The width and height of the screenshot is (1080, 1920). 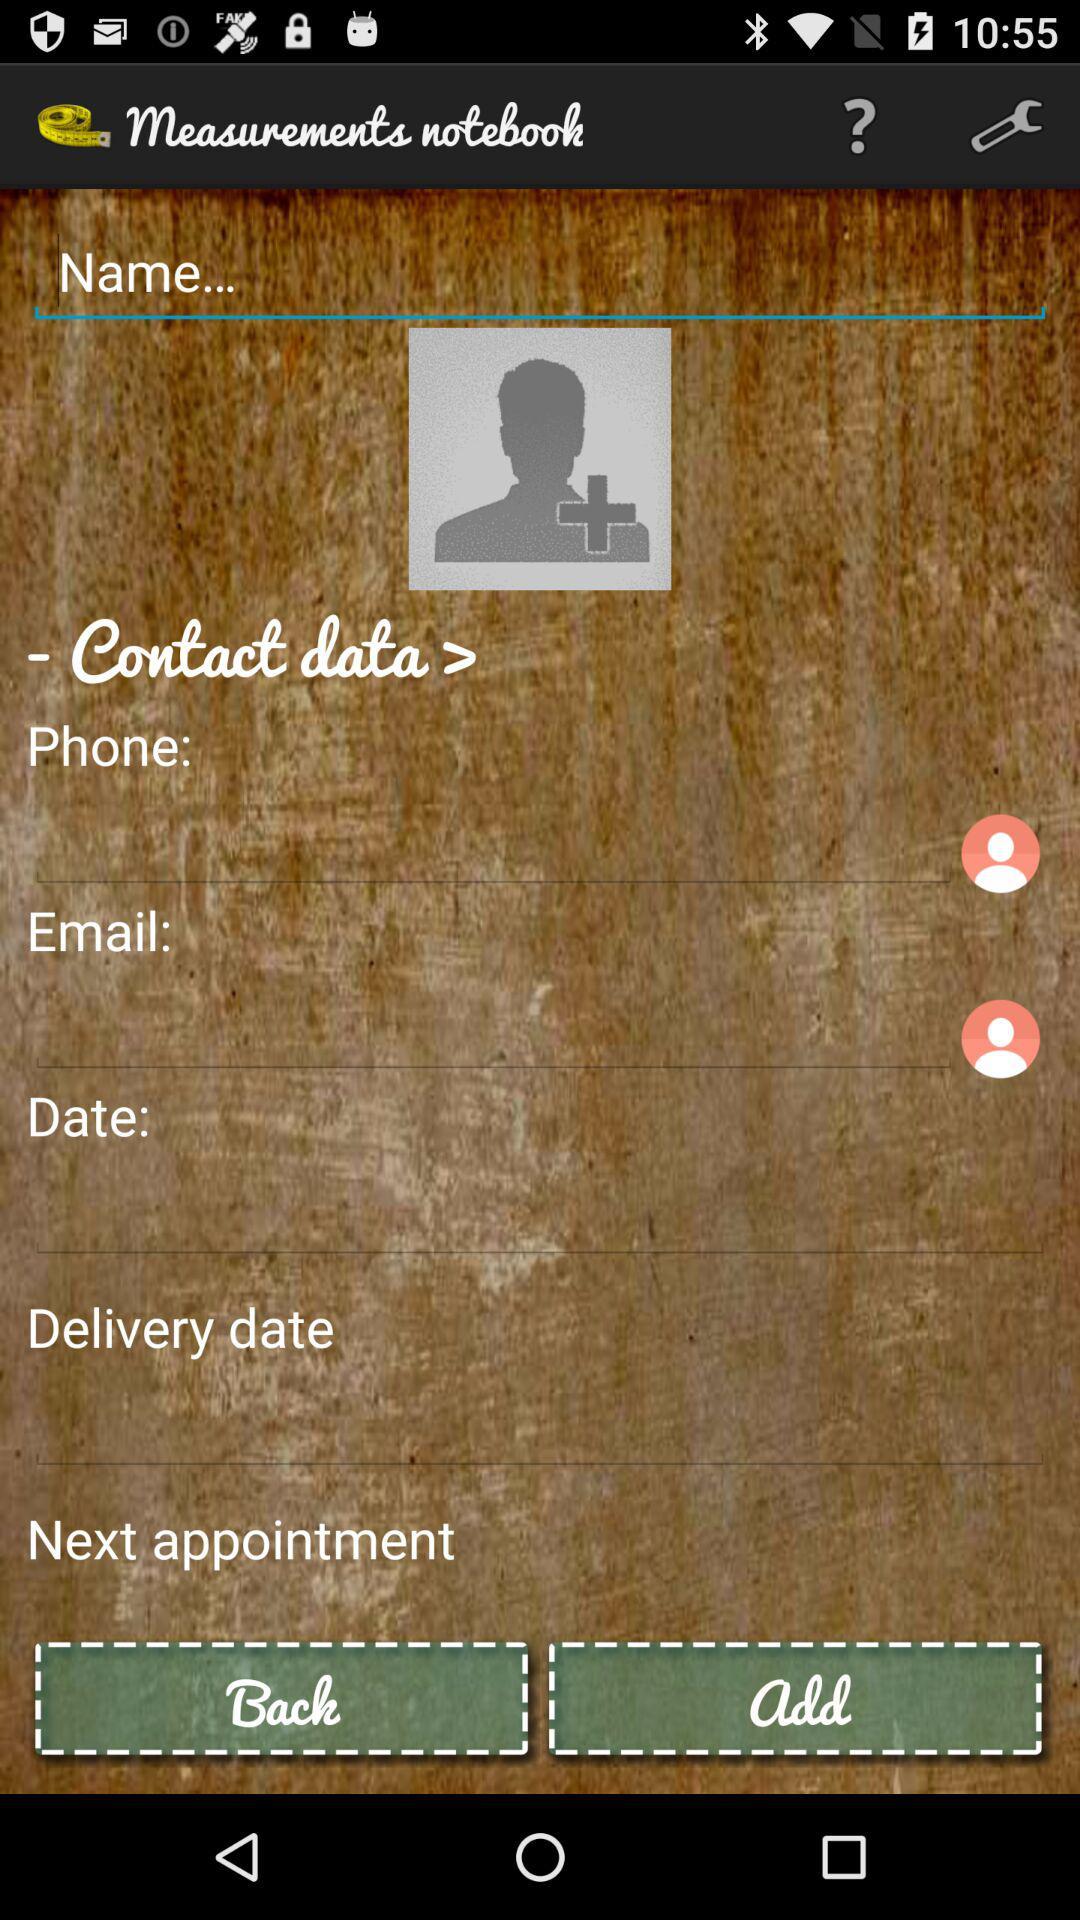 I want to click on the avatar icon, so click(x=1000, y=1111).